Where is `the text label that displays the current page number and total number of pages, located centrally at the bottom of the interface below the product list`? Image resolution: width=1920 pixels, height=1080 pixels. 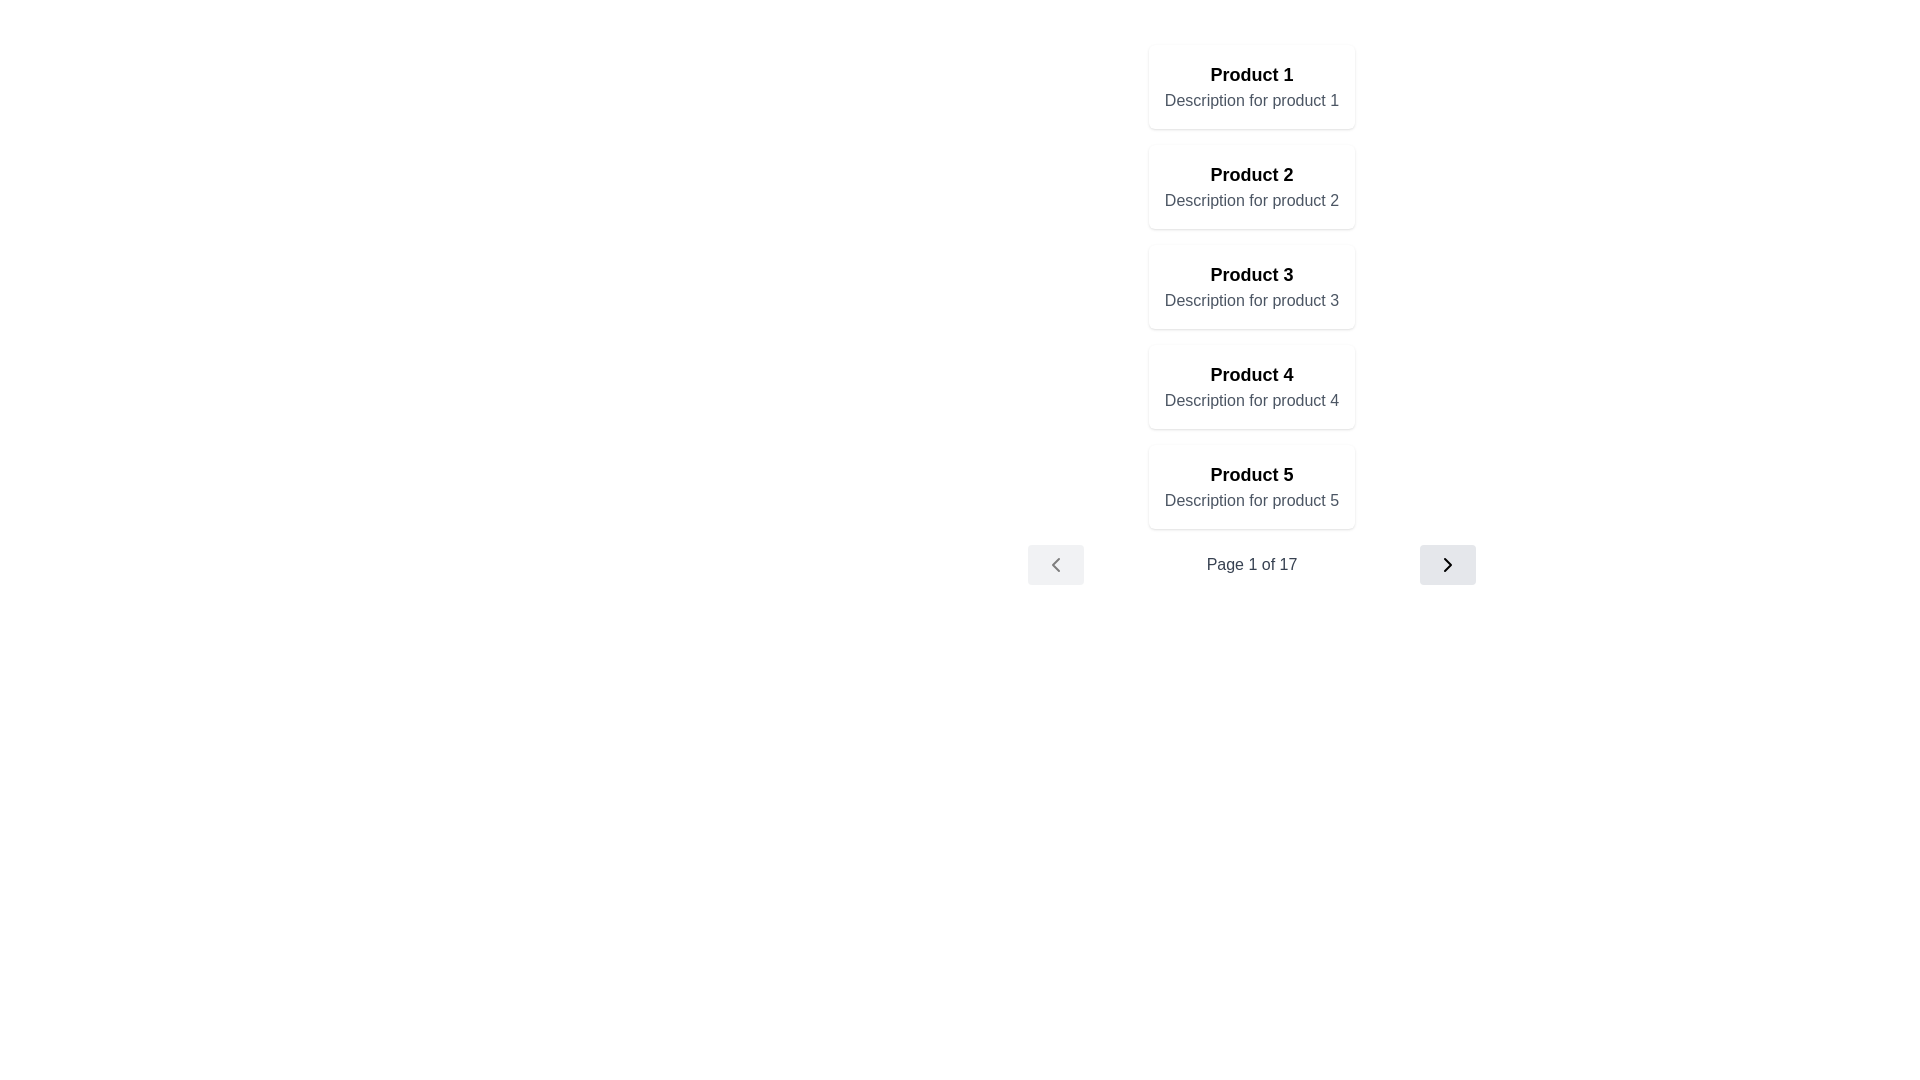
the text label that displays the current page number and total number of pages, located centrally at the bottom of the interface below the product list is located at coordinates (1251, 564).